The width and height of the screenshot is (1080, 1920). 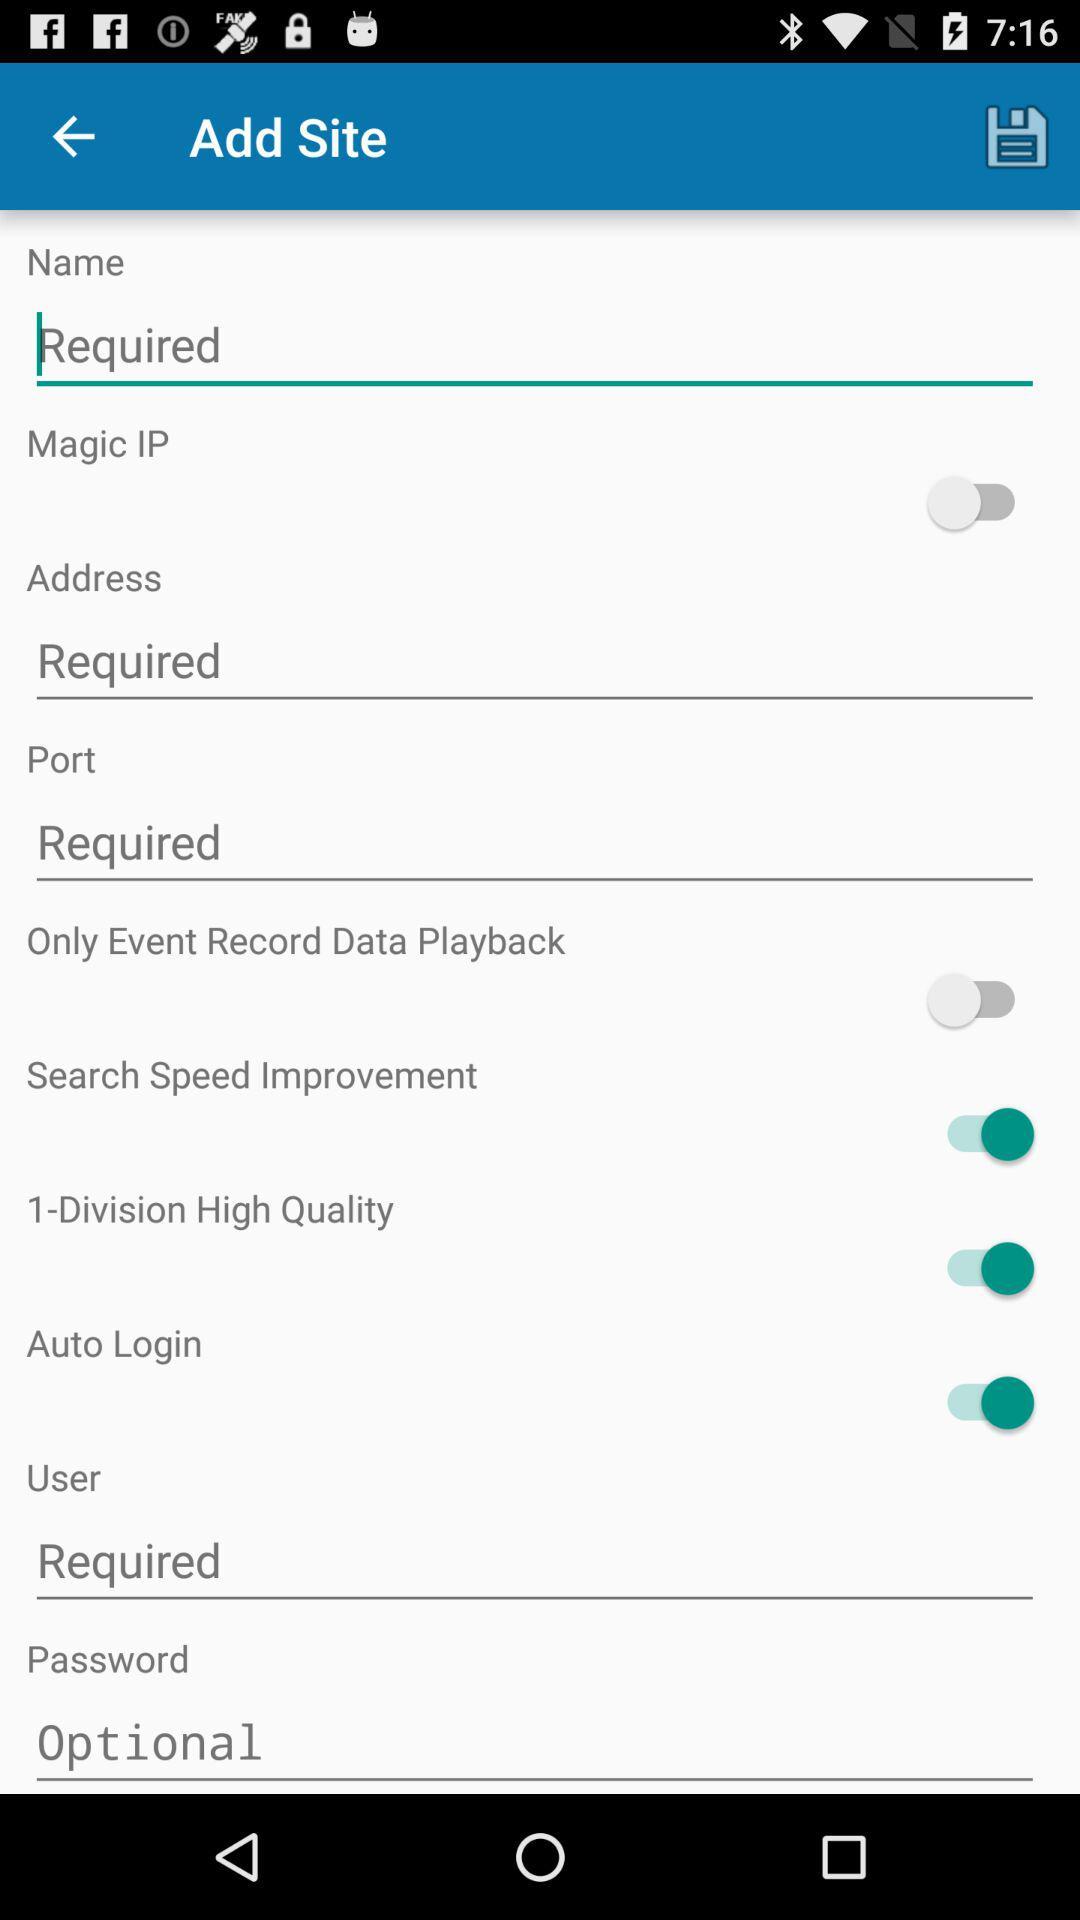 What do you see at coordinates (72, 135) in the screenshot?
I see `item next to the add site` at bounding box center [72, 135].